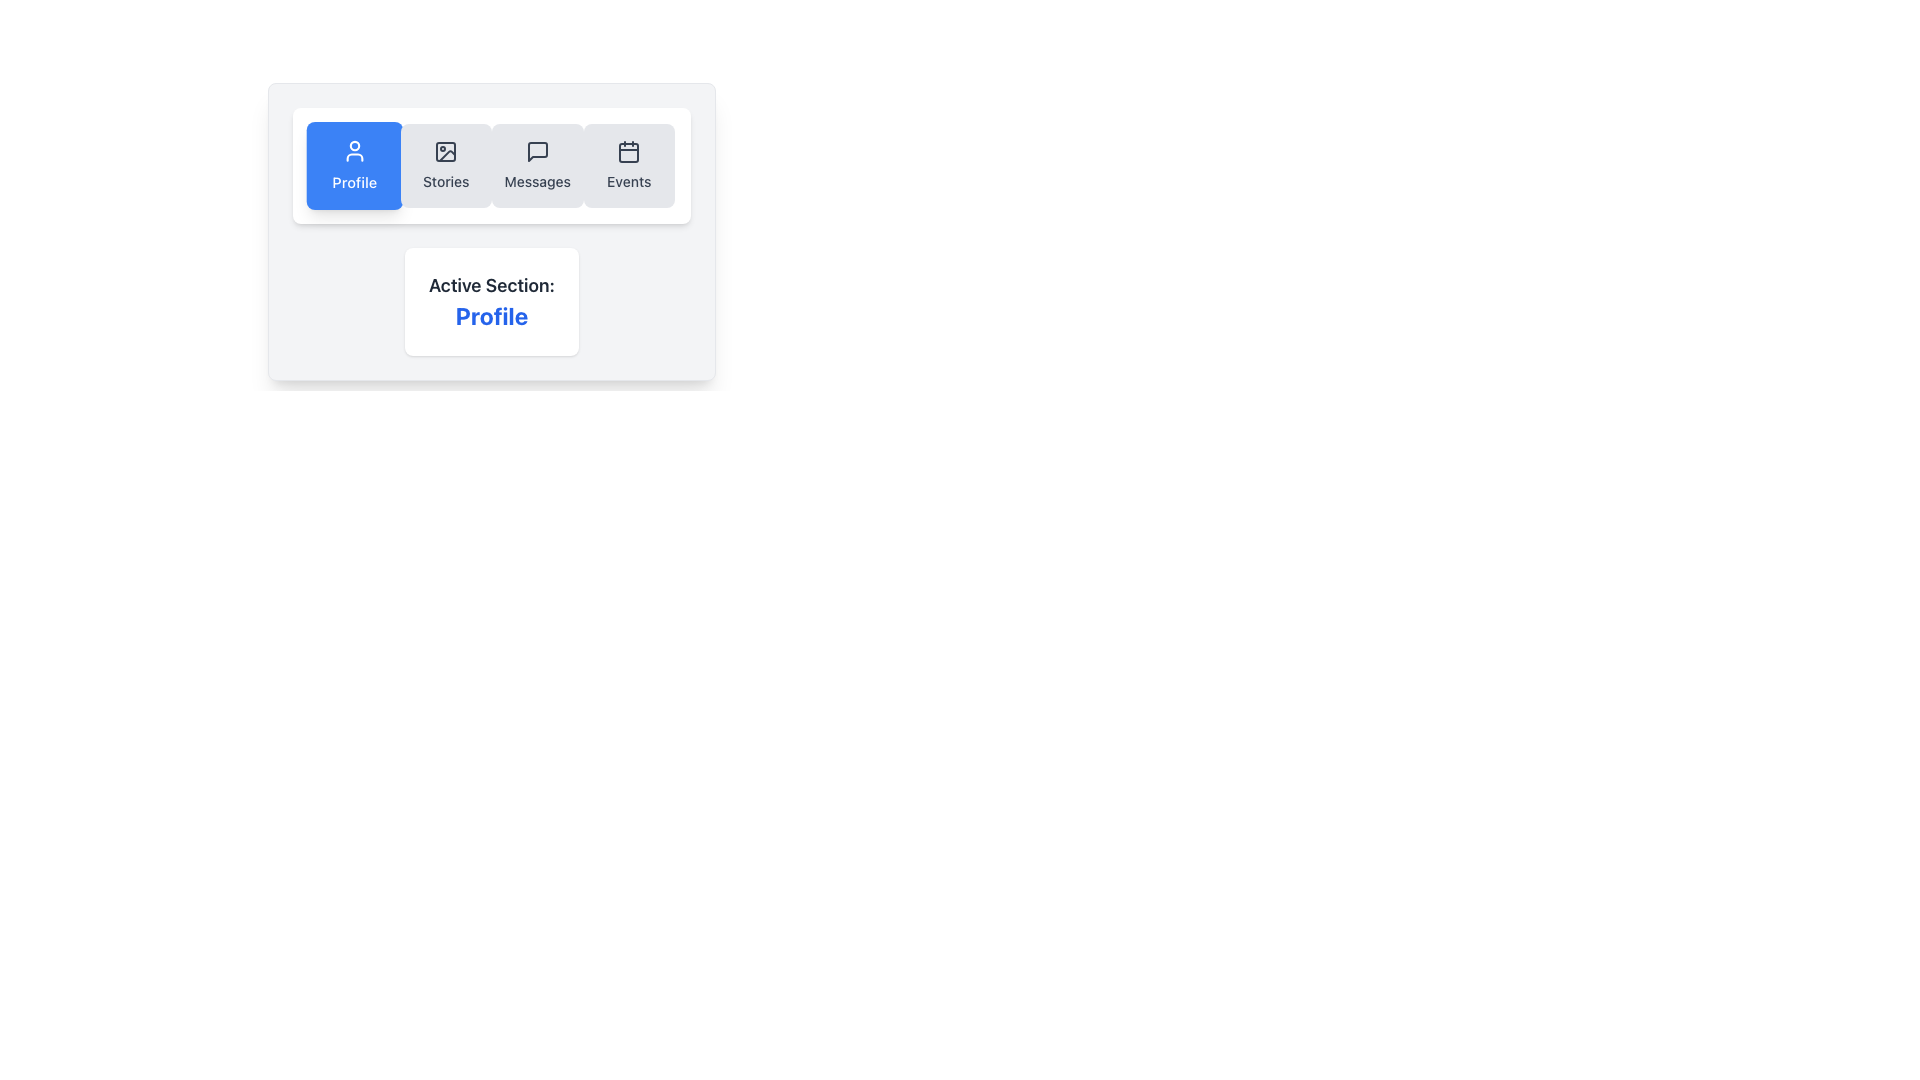  Describe the element at coordinates (354, 182) in the screenshot. I see `the 'Profile' text label, which is styled in white on a blue background and is part of a button in the navigation row` at that location.